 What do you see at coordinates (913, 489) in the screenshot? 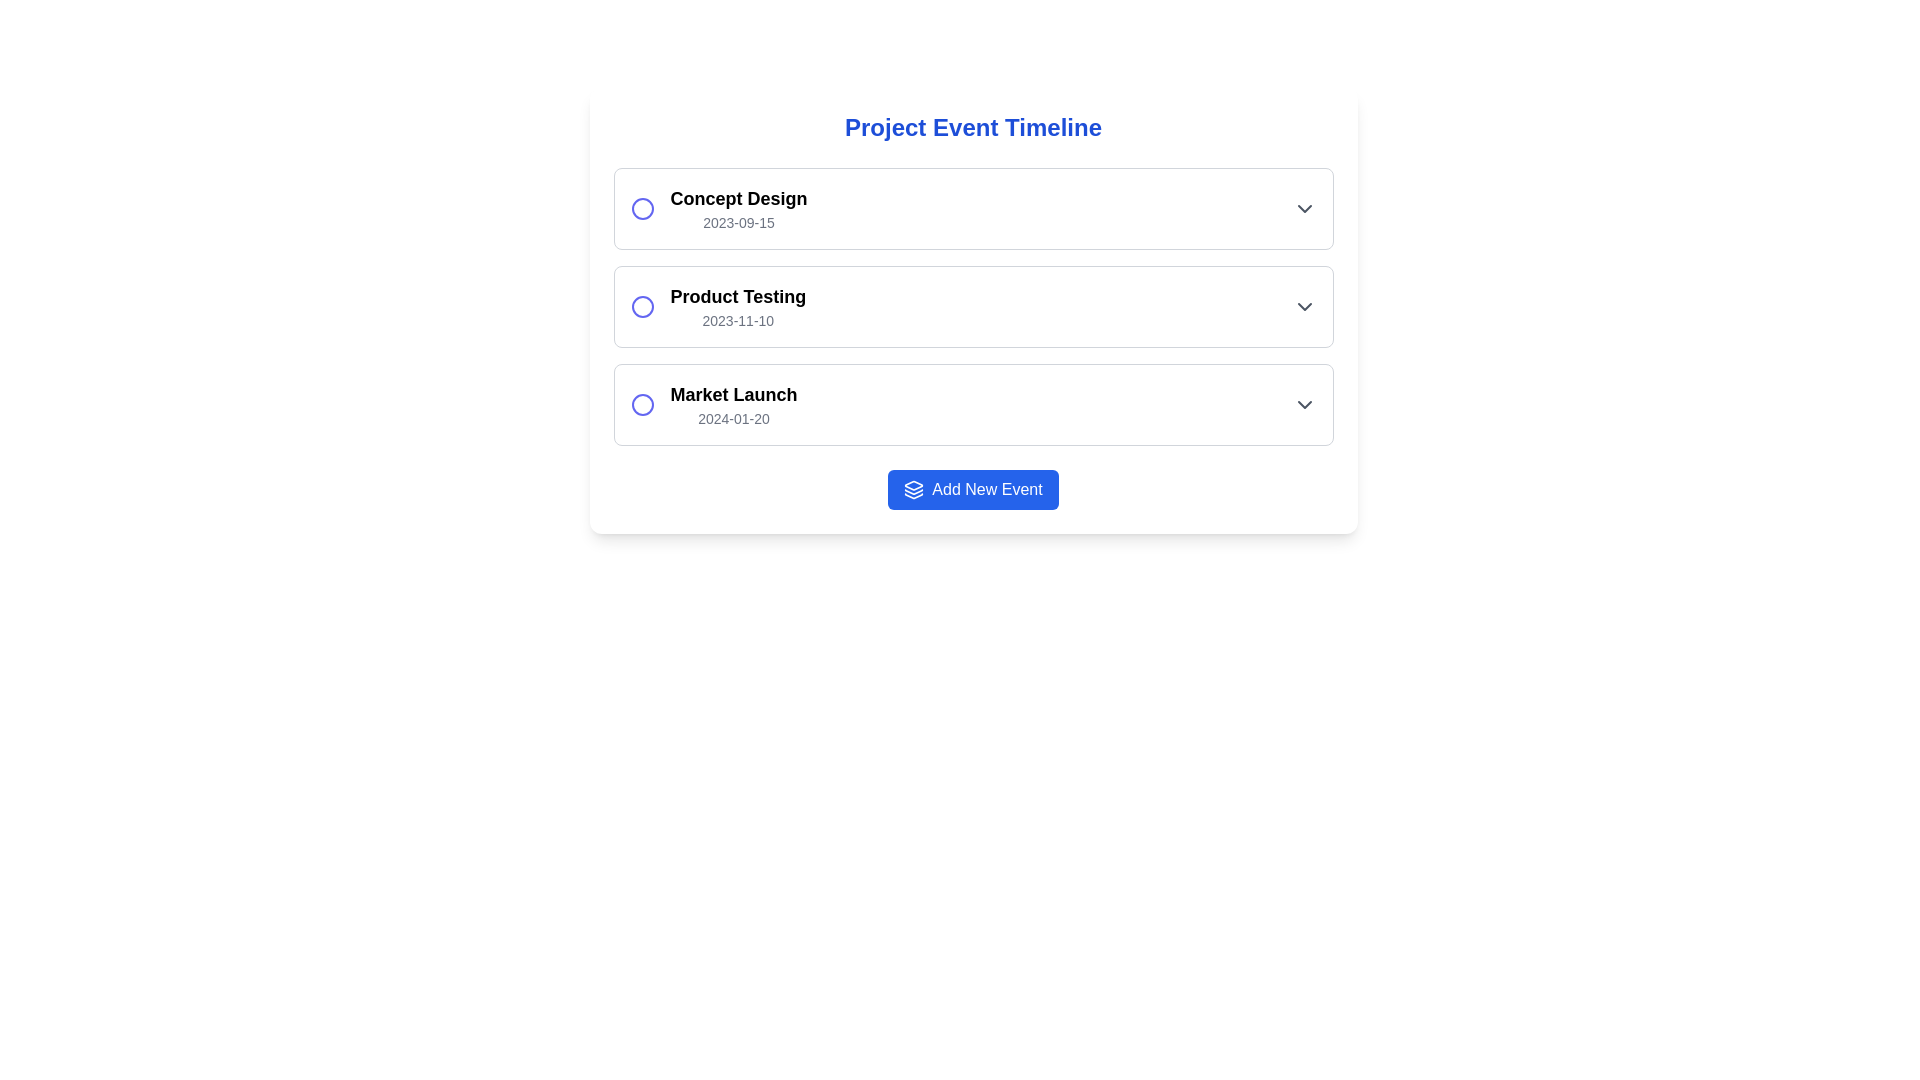
I see `the layers icon located inside the blue button labeled 'Add New Event', which is positioned to the left of the text` at bounding box center [913, 489].